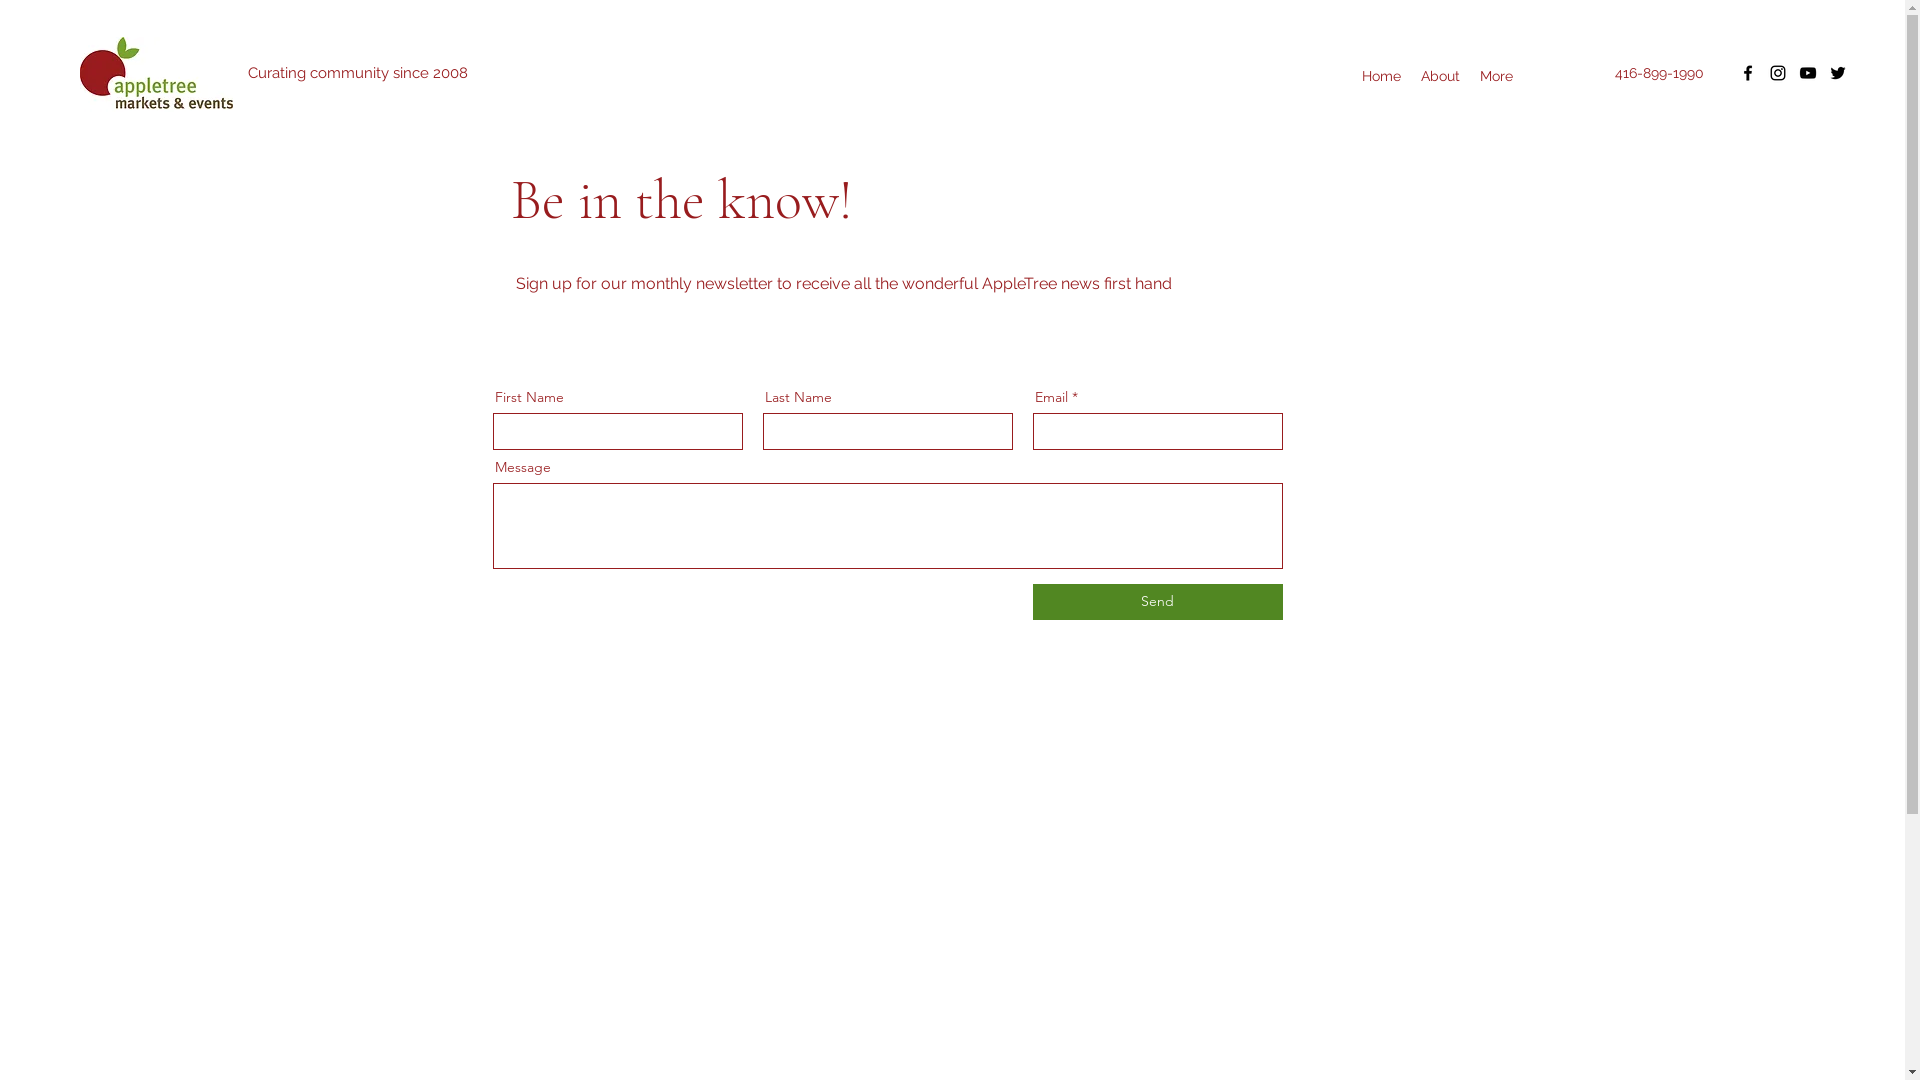 Image resolution: width=1920 pixels, height=1080 pixels. Describe the element at coordinates (1380, 75) in the screenshot. I see `'Home'` at that location.